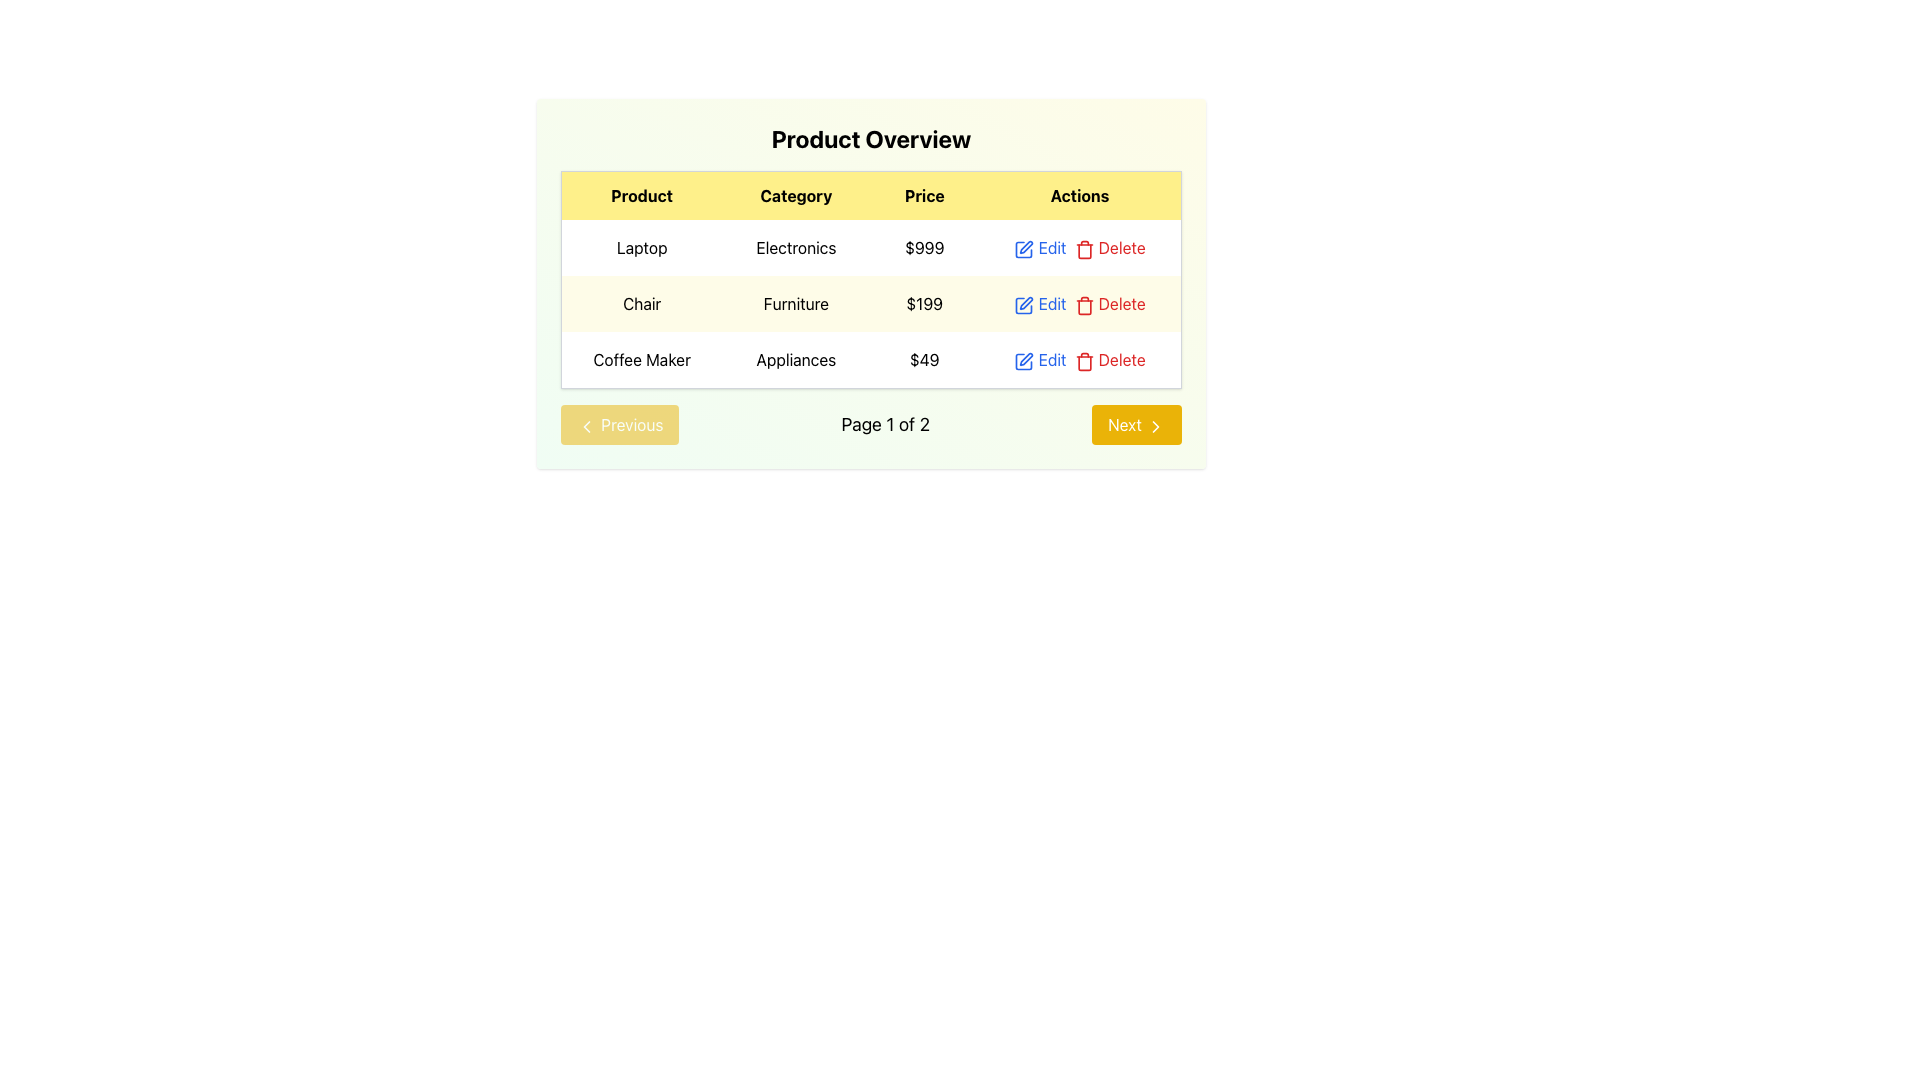 The image size is (1920, 1080). I want to click on the 'Edit' button with a pen icon in the 'Actions' column of the third row of the product table, so click(1040, 358).